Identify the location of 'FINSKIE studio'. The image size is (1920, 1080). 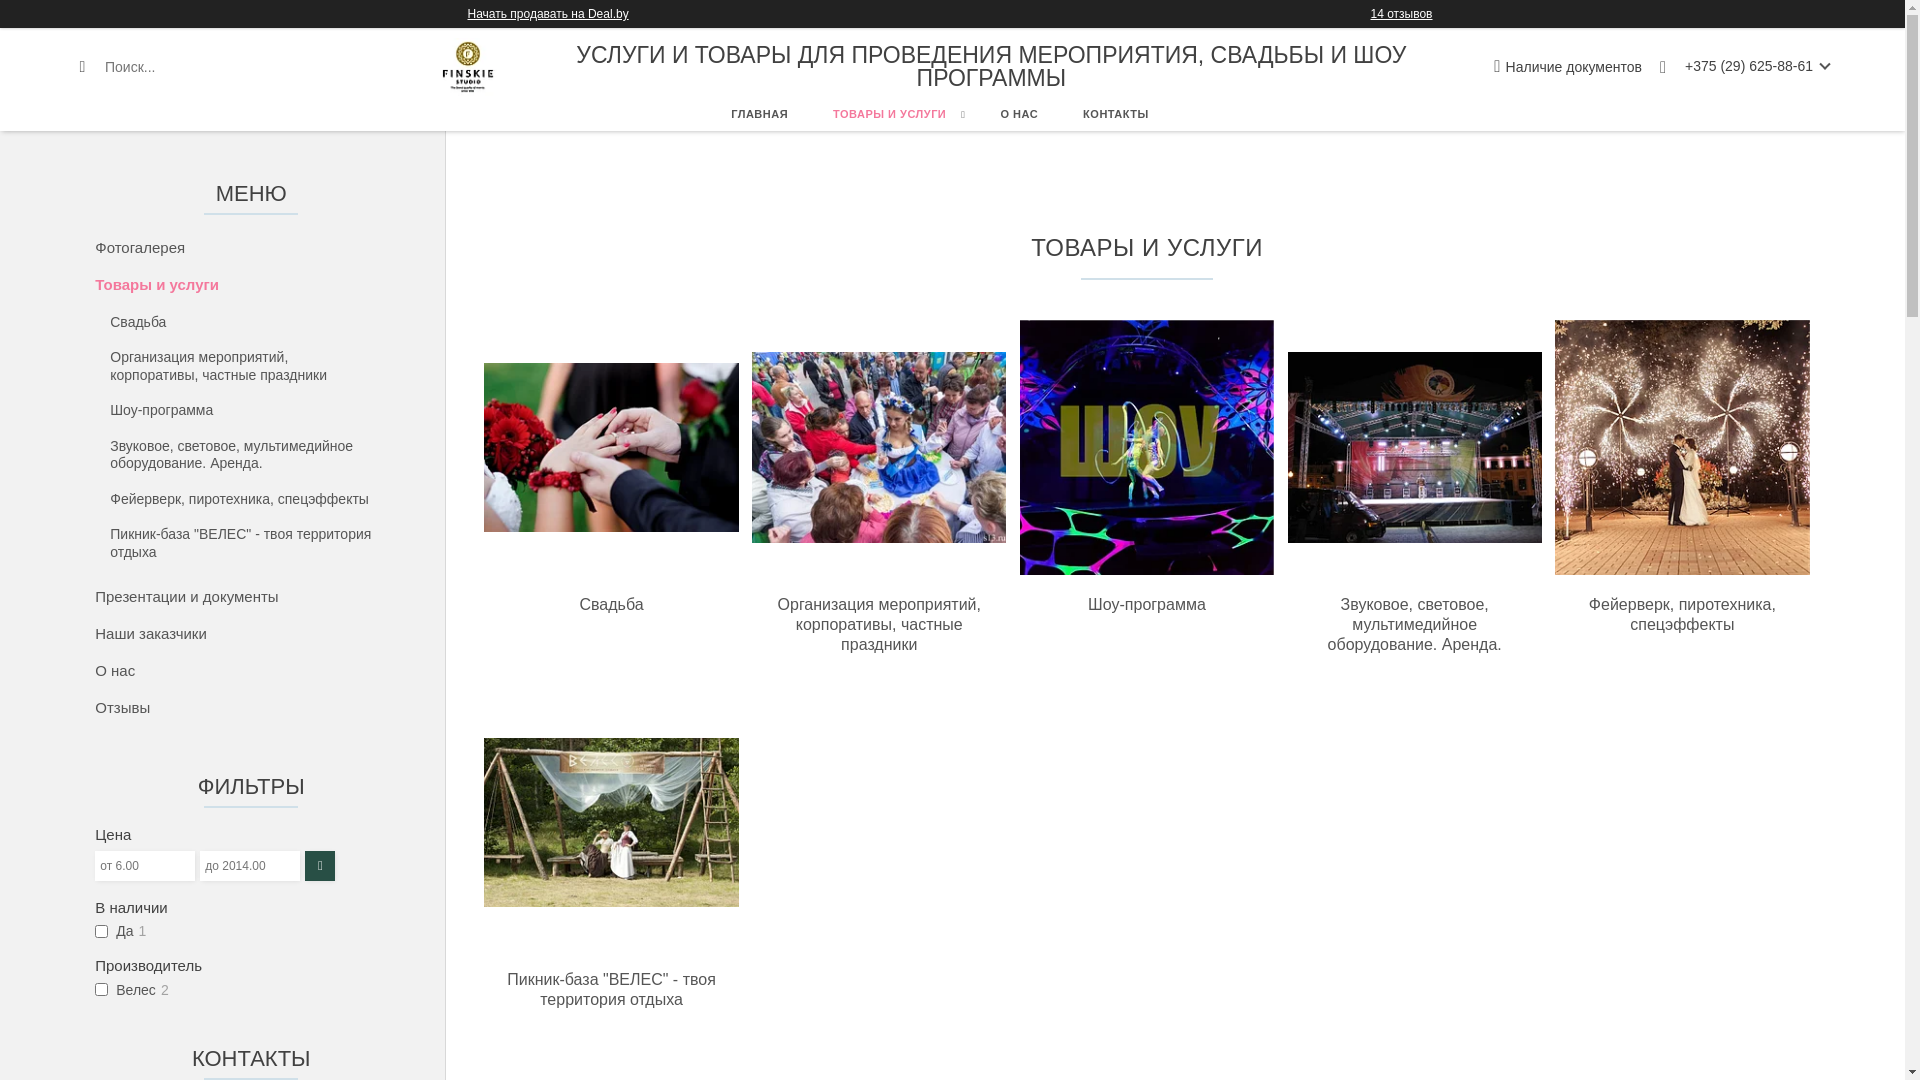
(466, 65).